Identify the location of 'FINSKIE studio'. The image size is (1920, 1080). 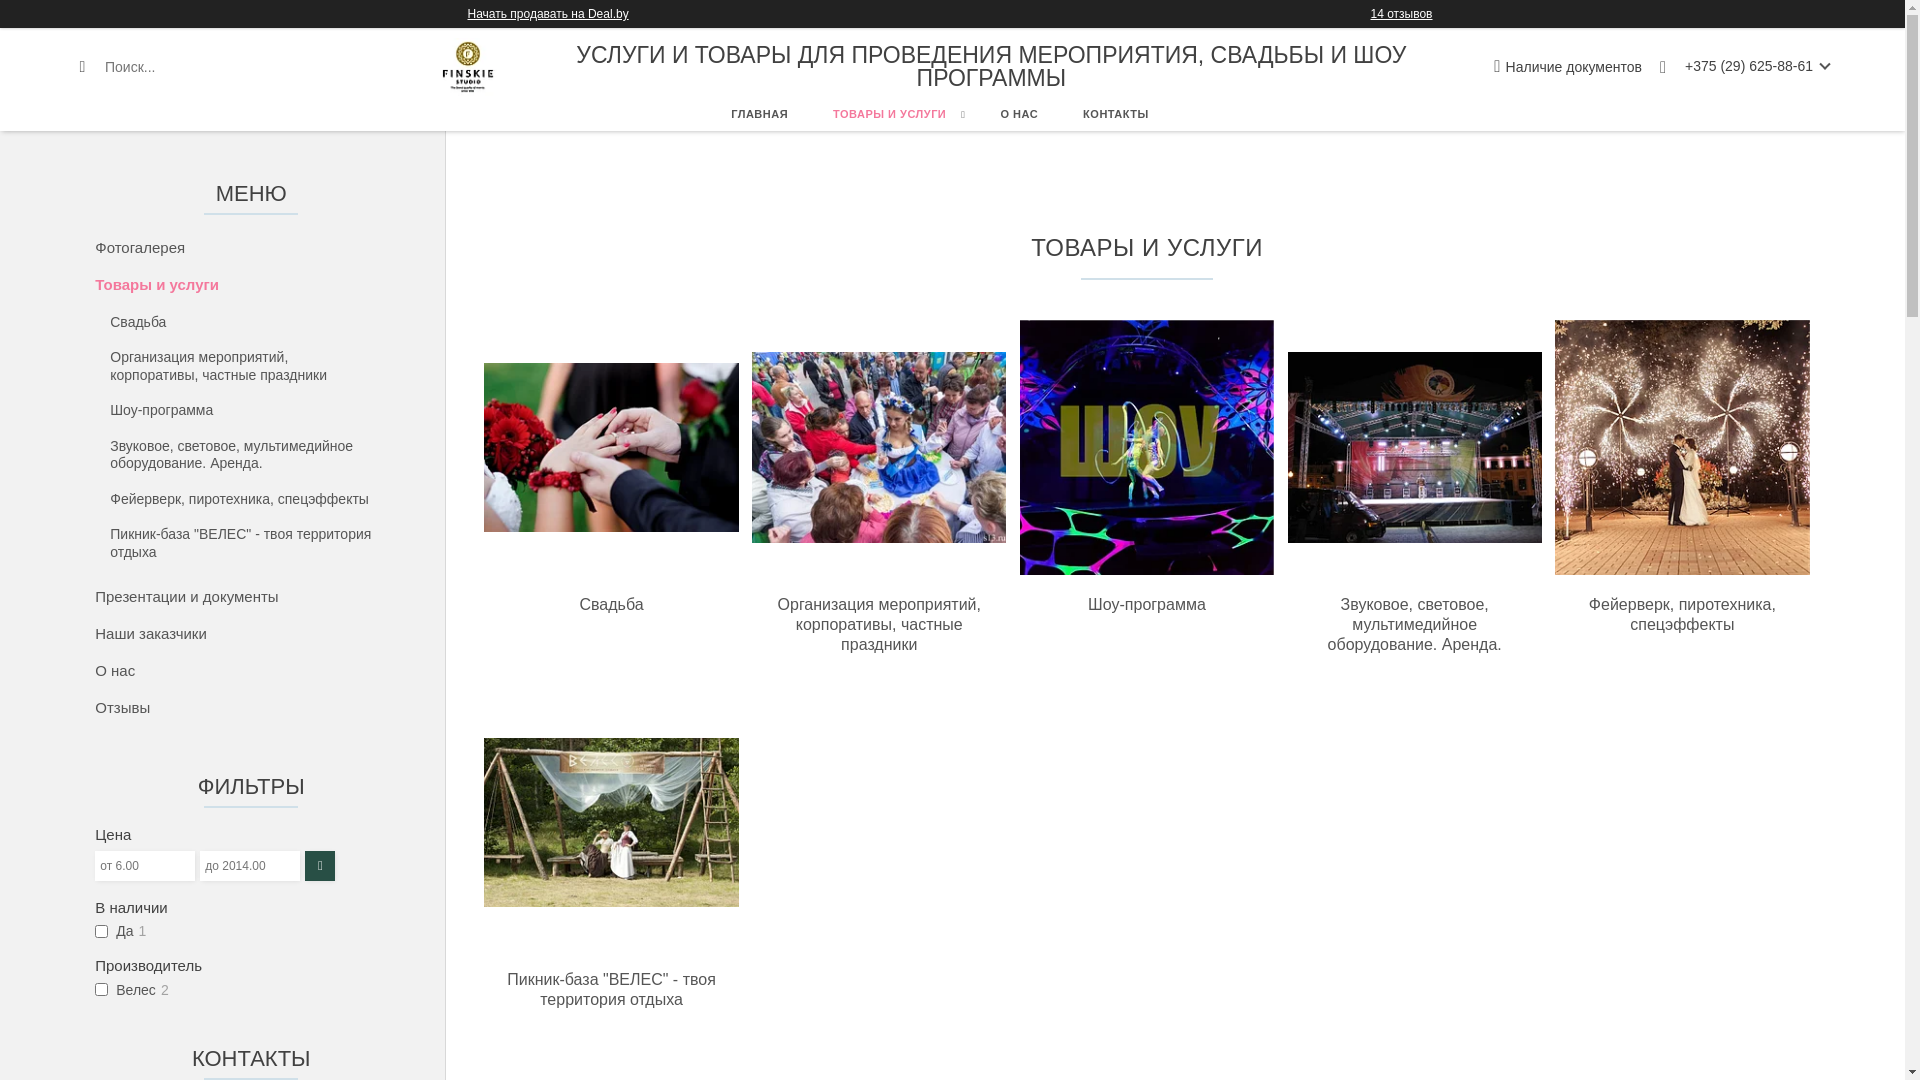
(466, 65).